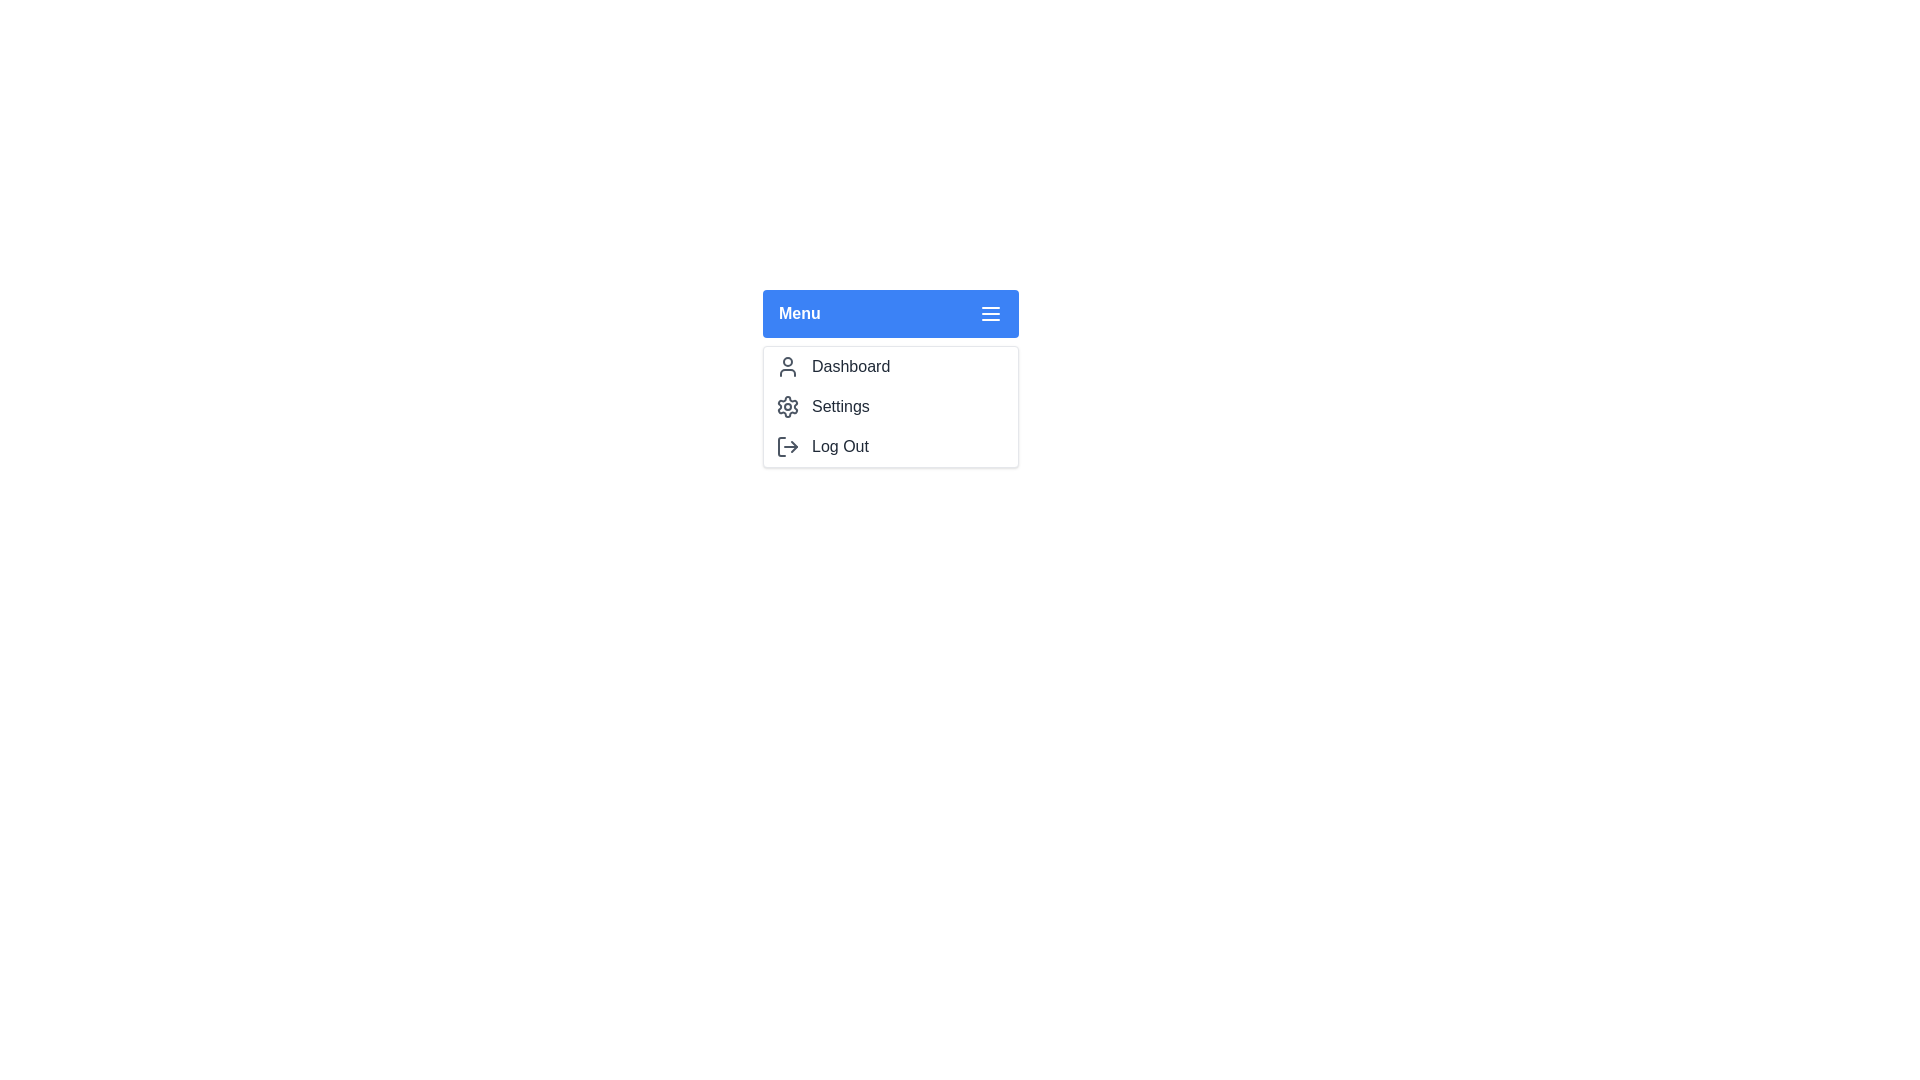  What do you see at coordinates (890, 313) in the screenshot?
I see `the 'Menu' button to toggle the menu closed` at bounding box center [890, 313].